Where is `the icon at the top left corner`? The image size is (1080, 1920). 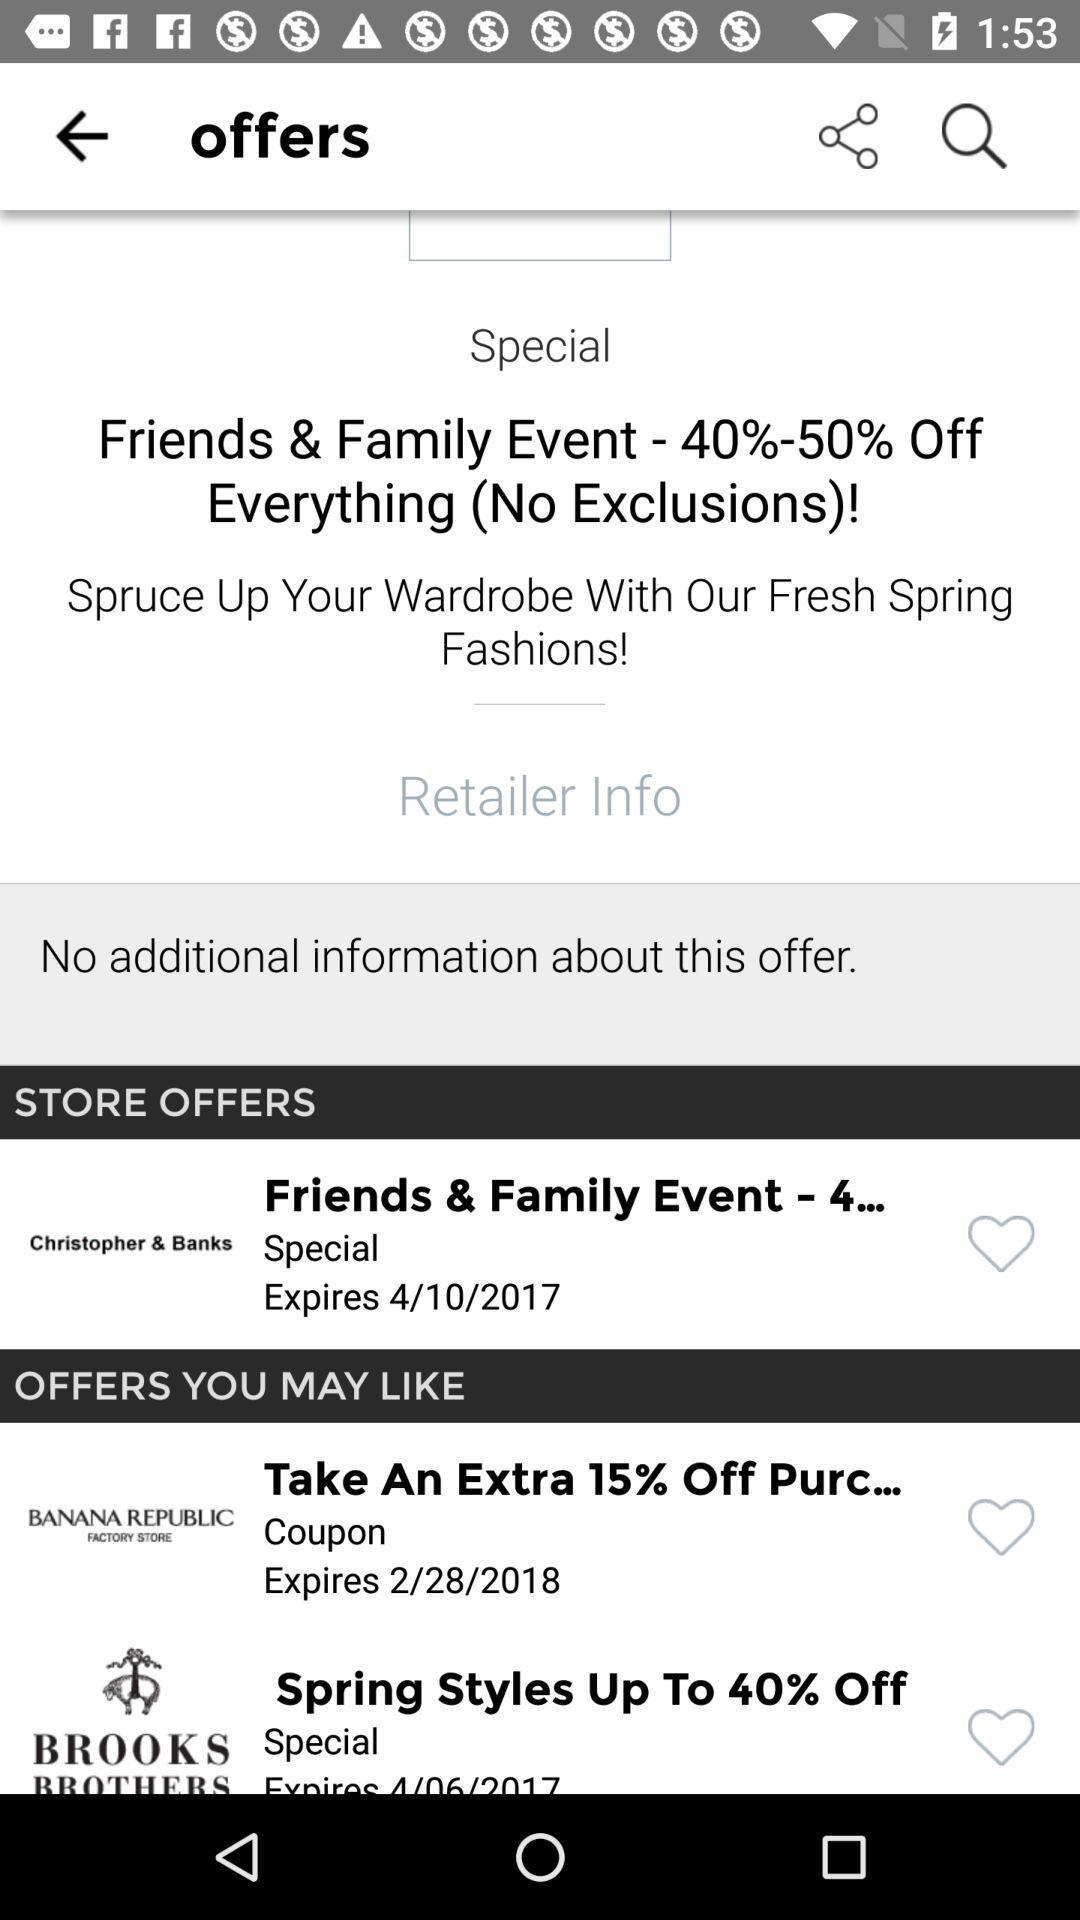 the icon at the top left corner is located at coordinates (80, 135).